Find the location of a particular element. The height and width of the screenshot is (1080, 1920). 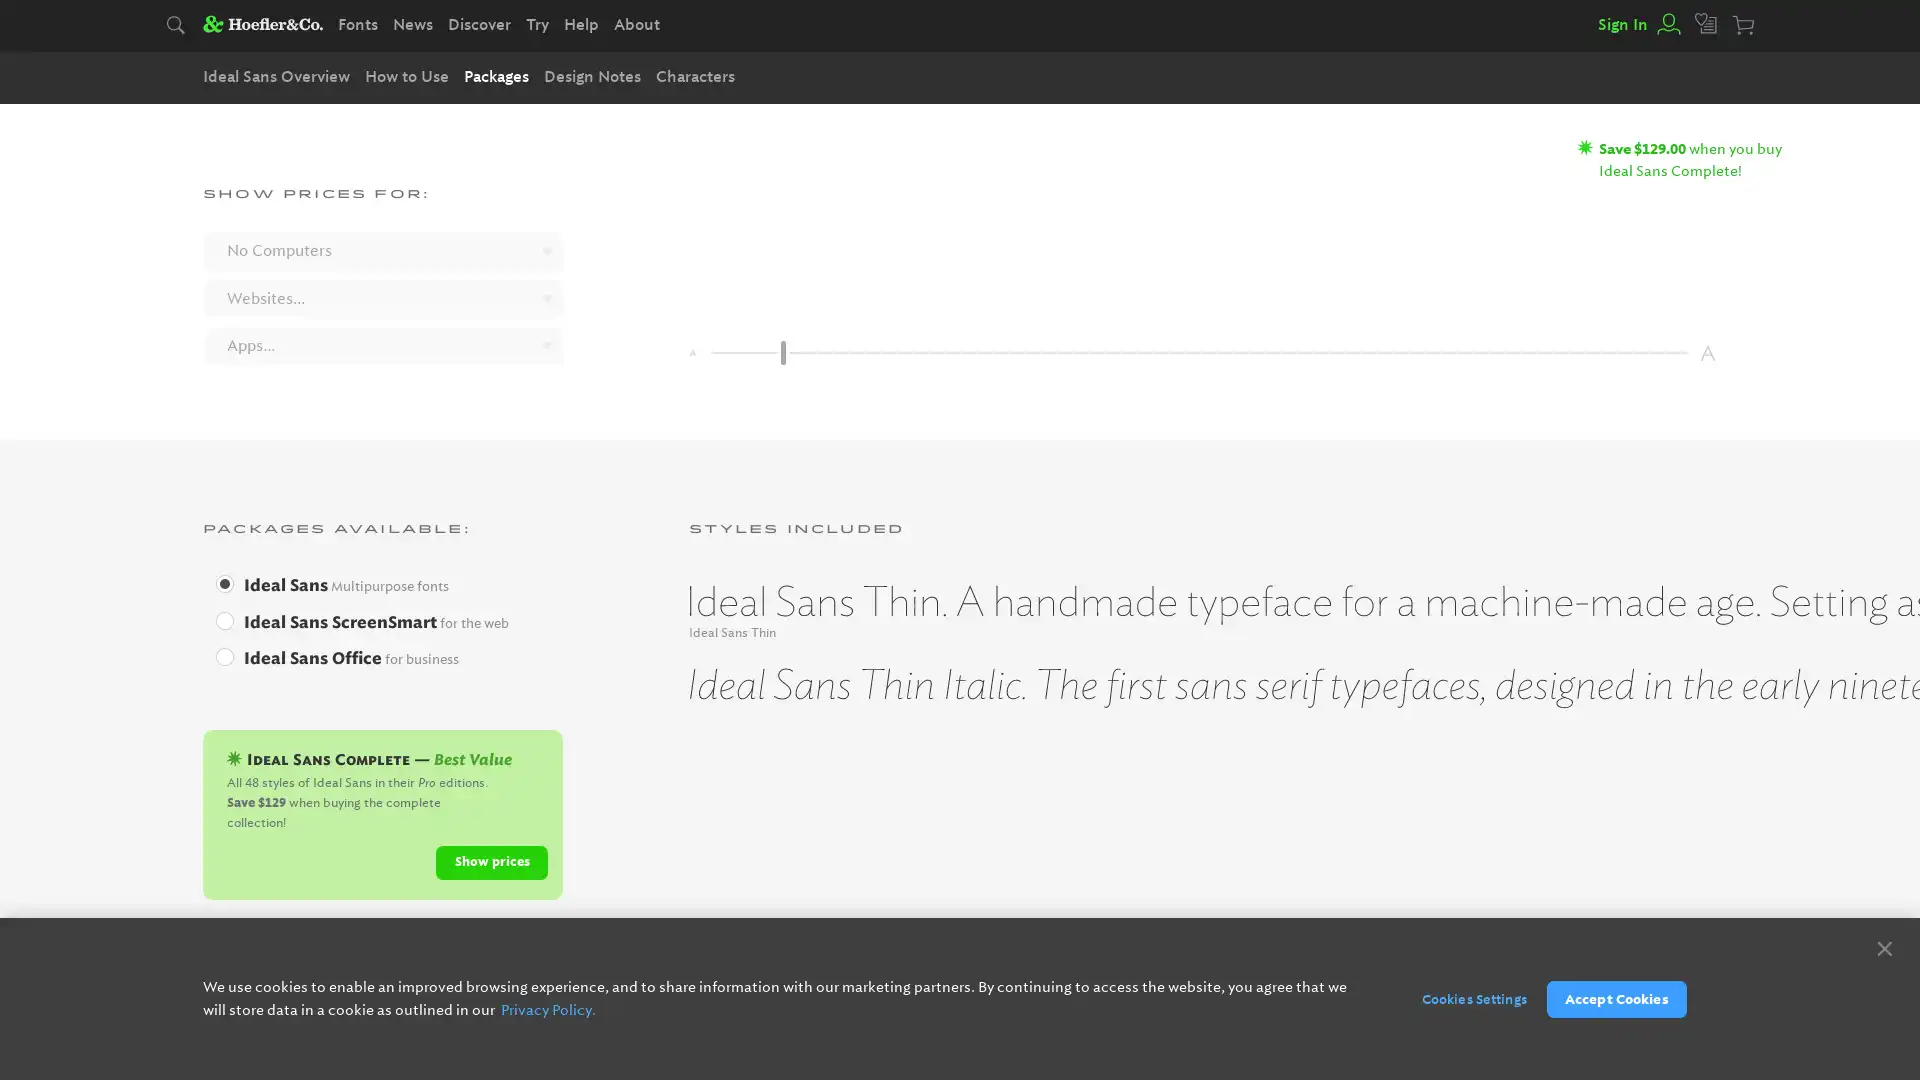

View your favorites is located at coordinates (1706, 24).